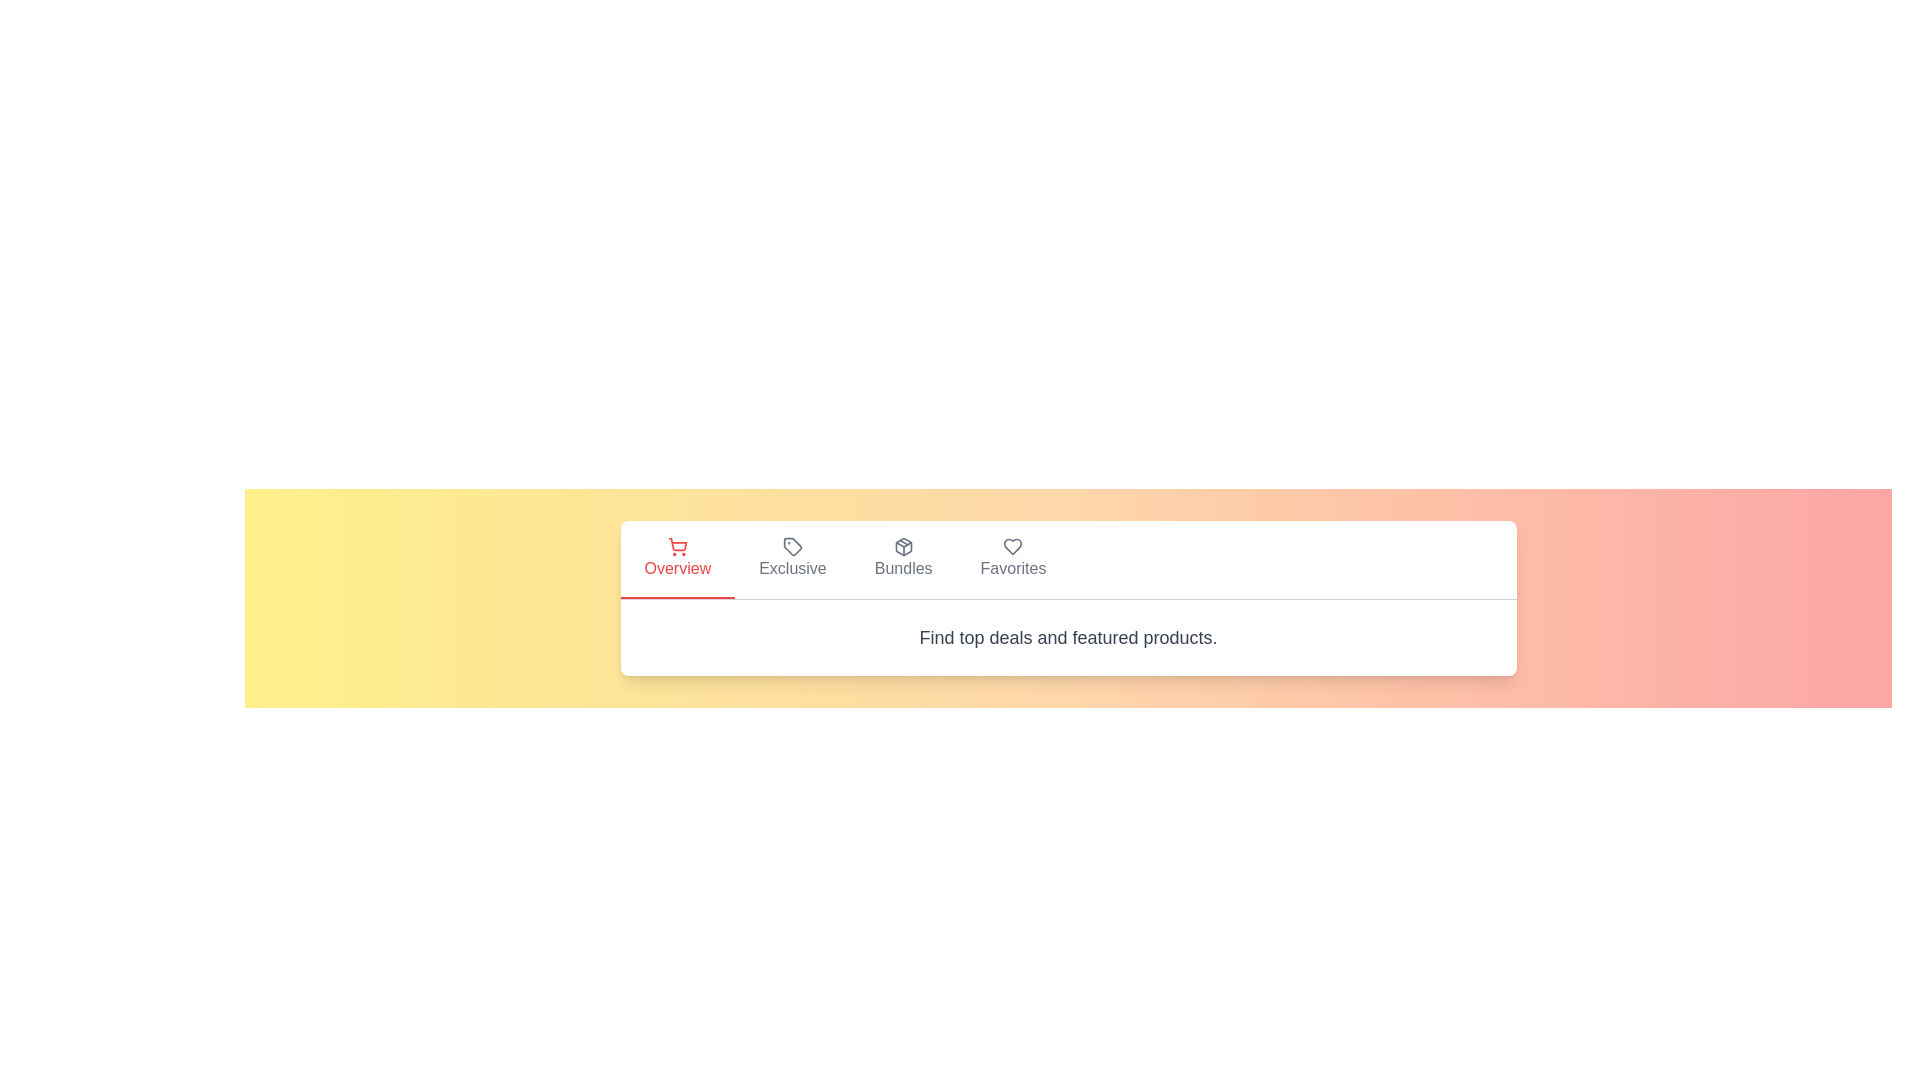  What do you see at coordinates (676, 559) in the screenshot?
I see `the tab labeled Overview to observe visual feedback` at bounding box center [676, 559].